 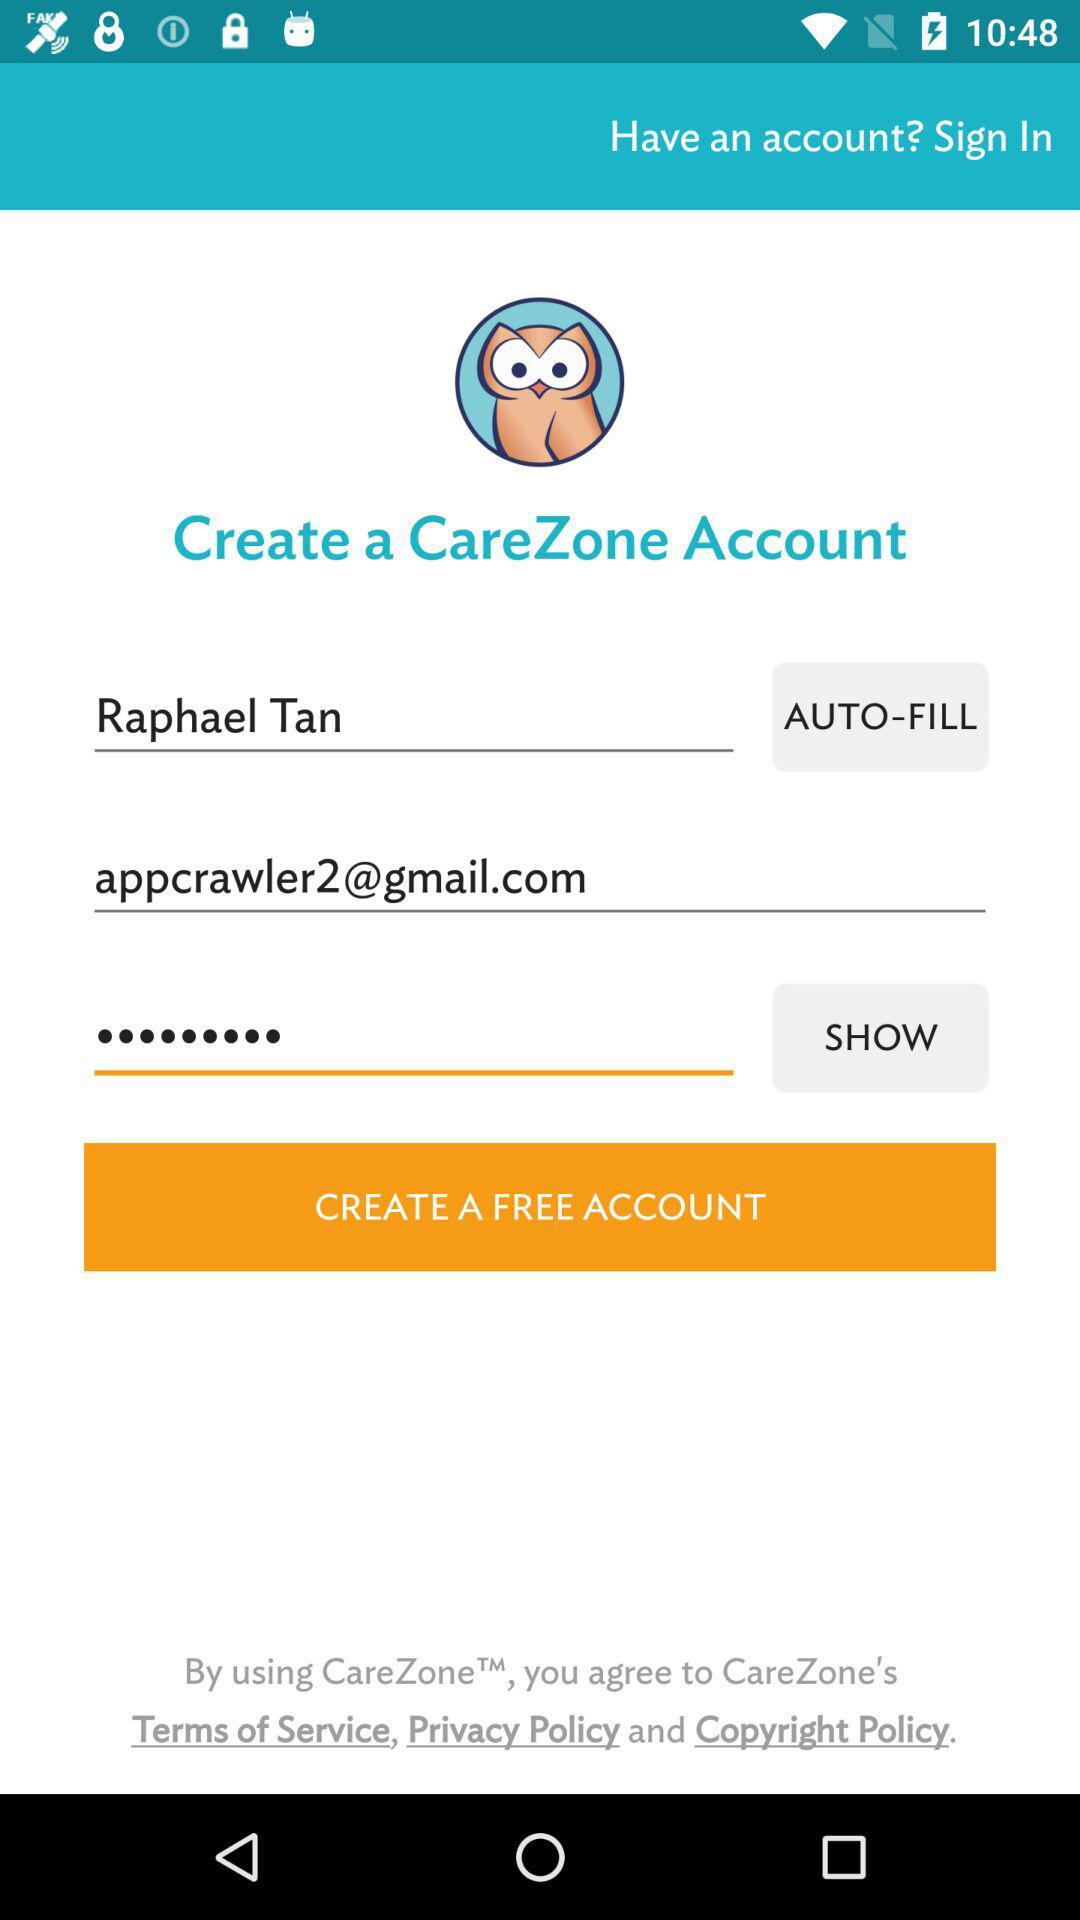 I want to click on the item to the left of auto-fill icon, so click(x=412, y=716).